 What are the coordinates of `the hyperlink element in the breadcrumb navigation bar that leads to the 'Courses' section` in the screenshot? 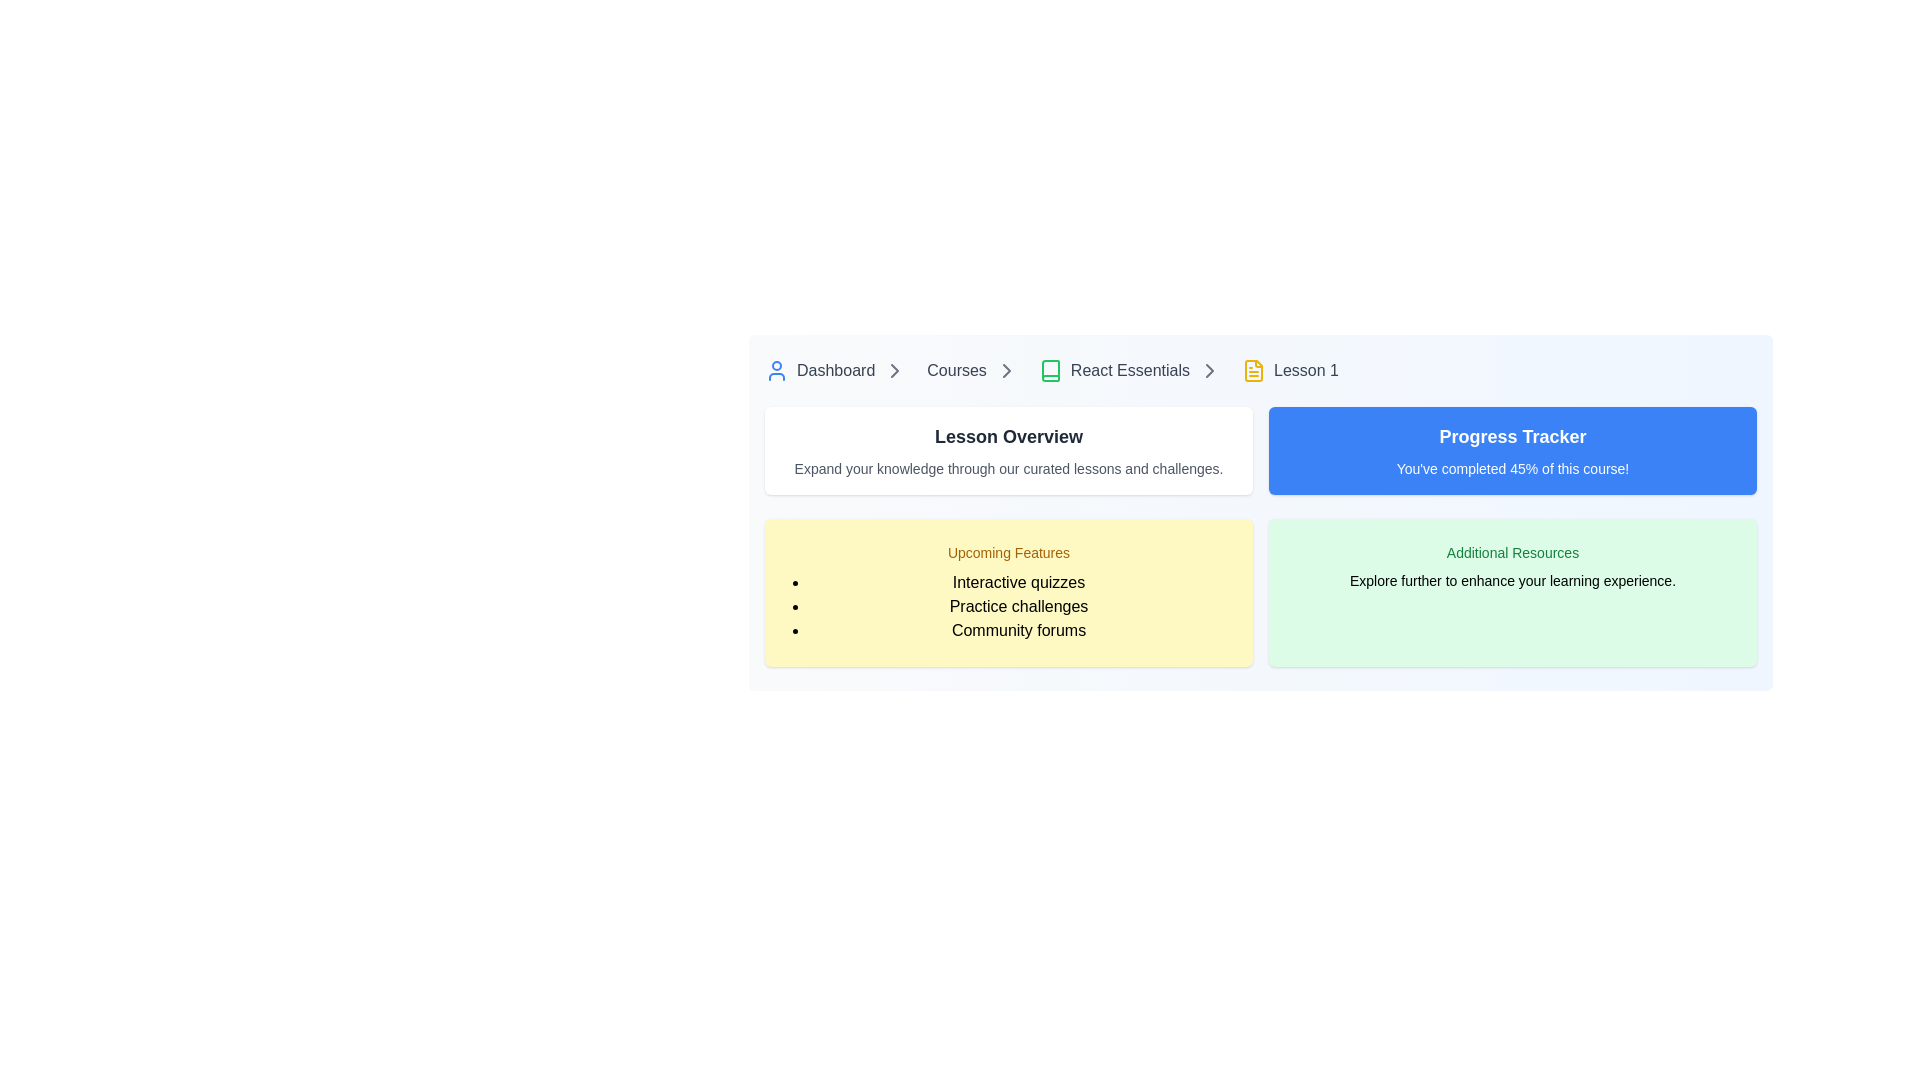 It's located at (956, 370).